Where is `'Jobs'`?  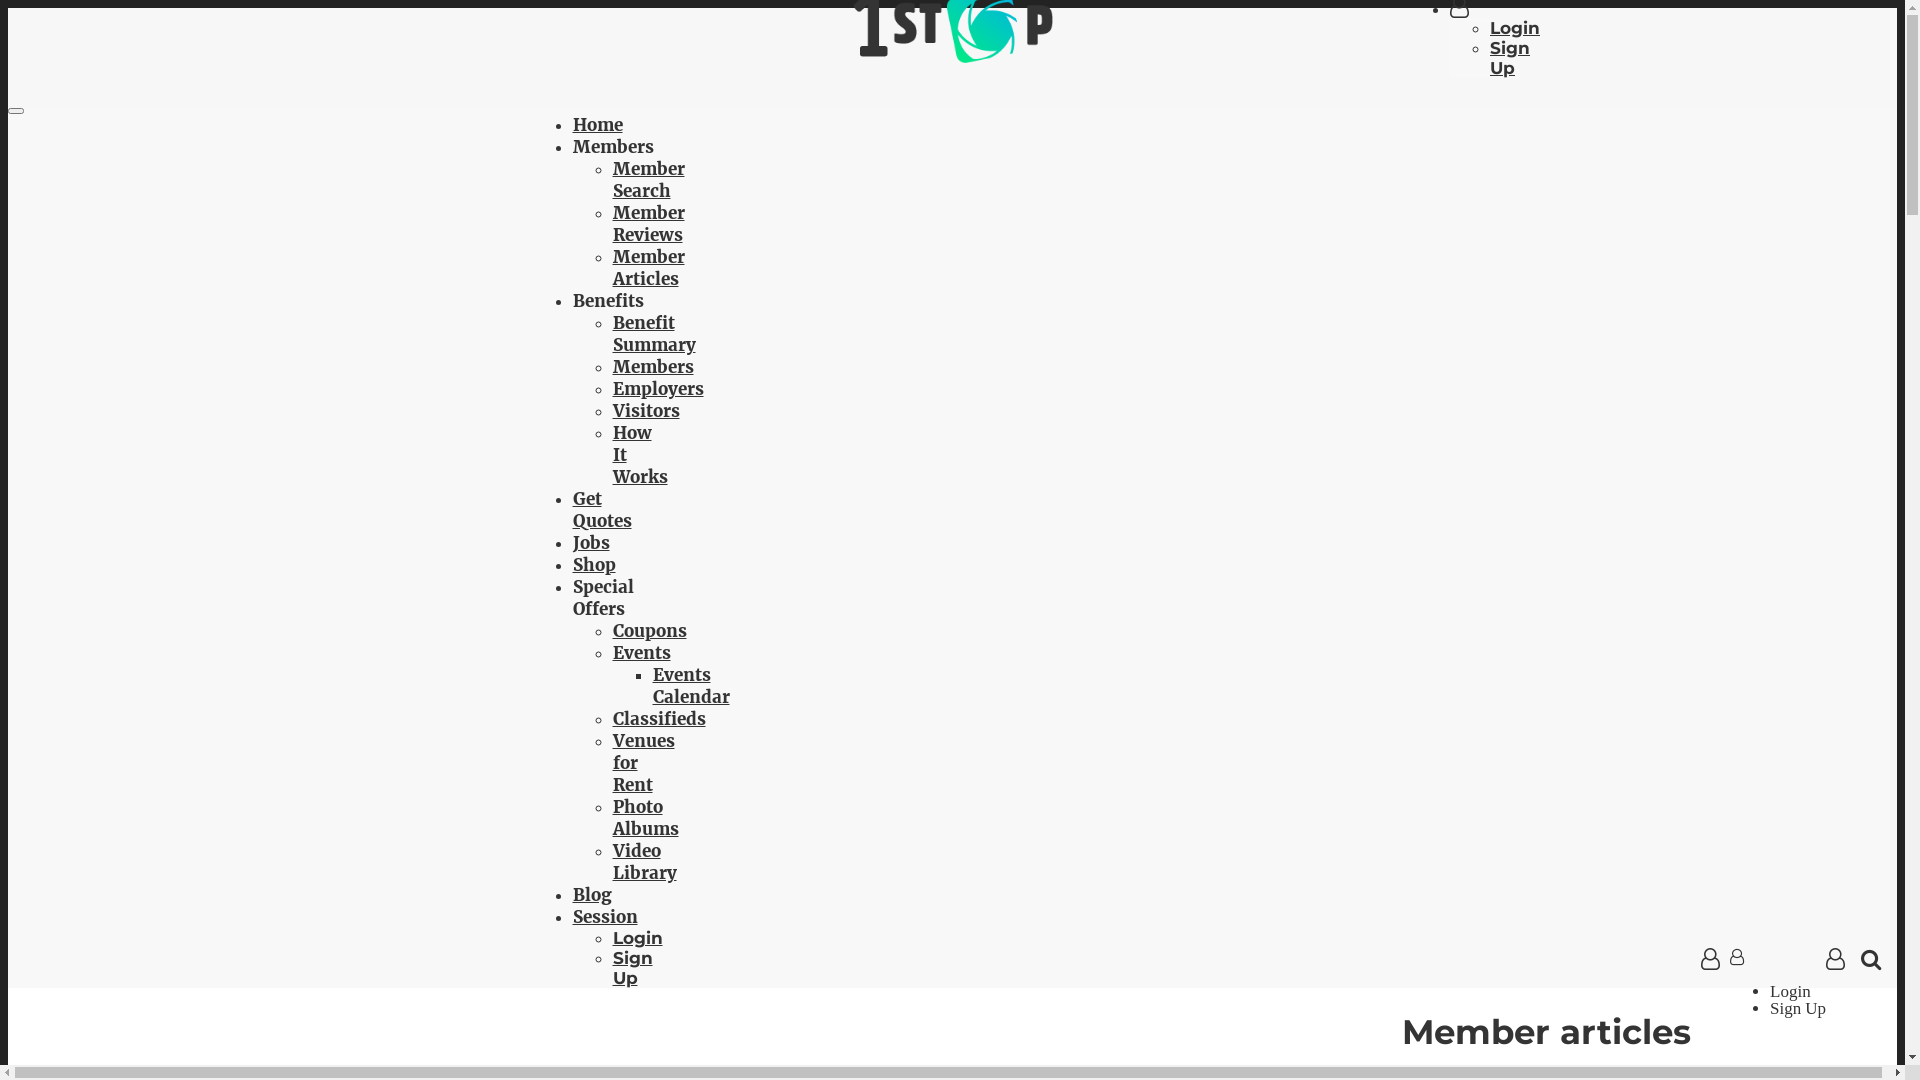
'Jobs' is located at coordinates (589, 543).